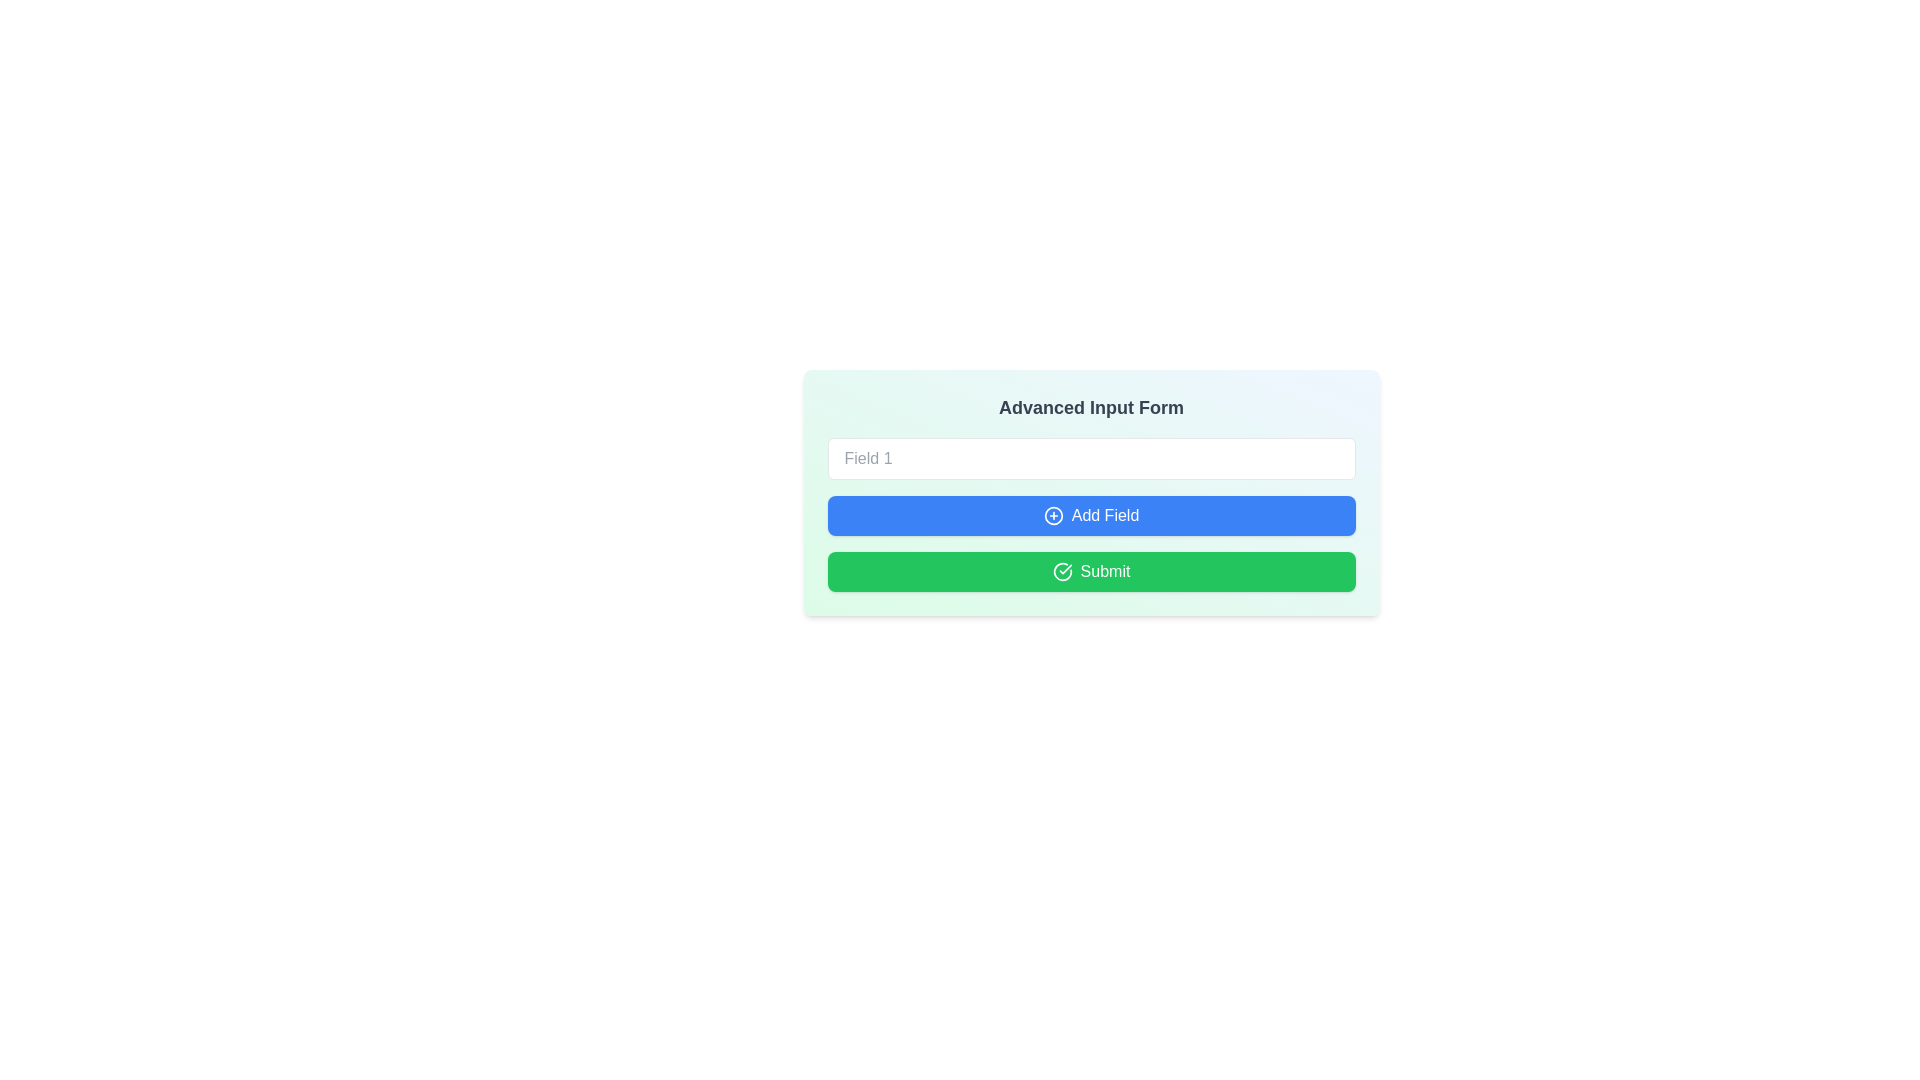 The image size is (1920, 1080). I want to click on the approval icon located inside the 'Submit' button, which is positioned to the left of the text 'Submit', so click(1061, 571).